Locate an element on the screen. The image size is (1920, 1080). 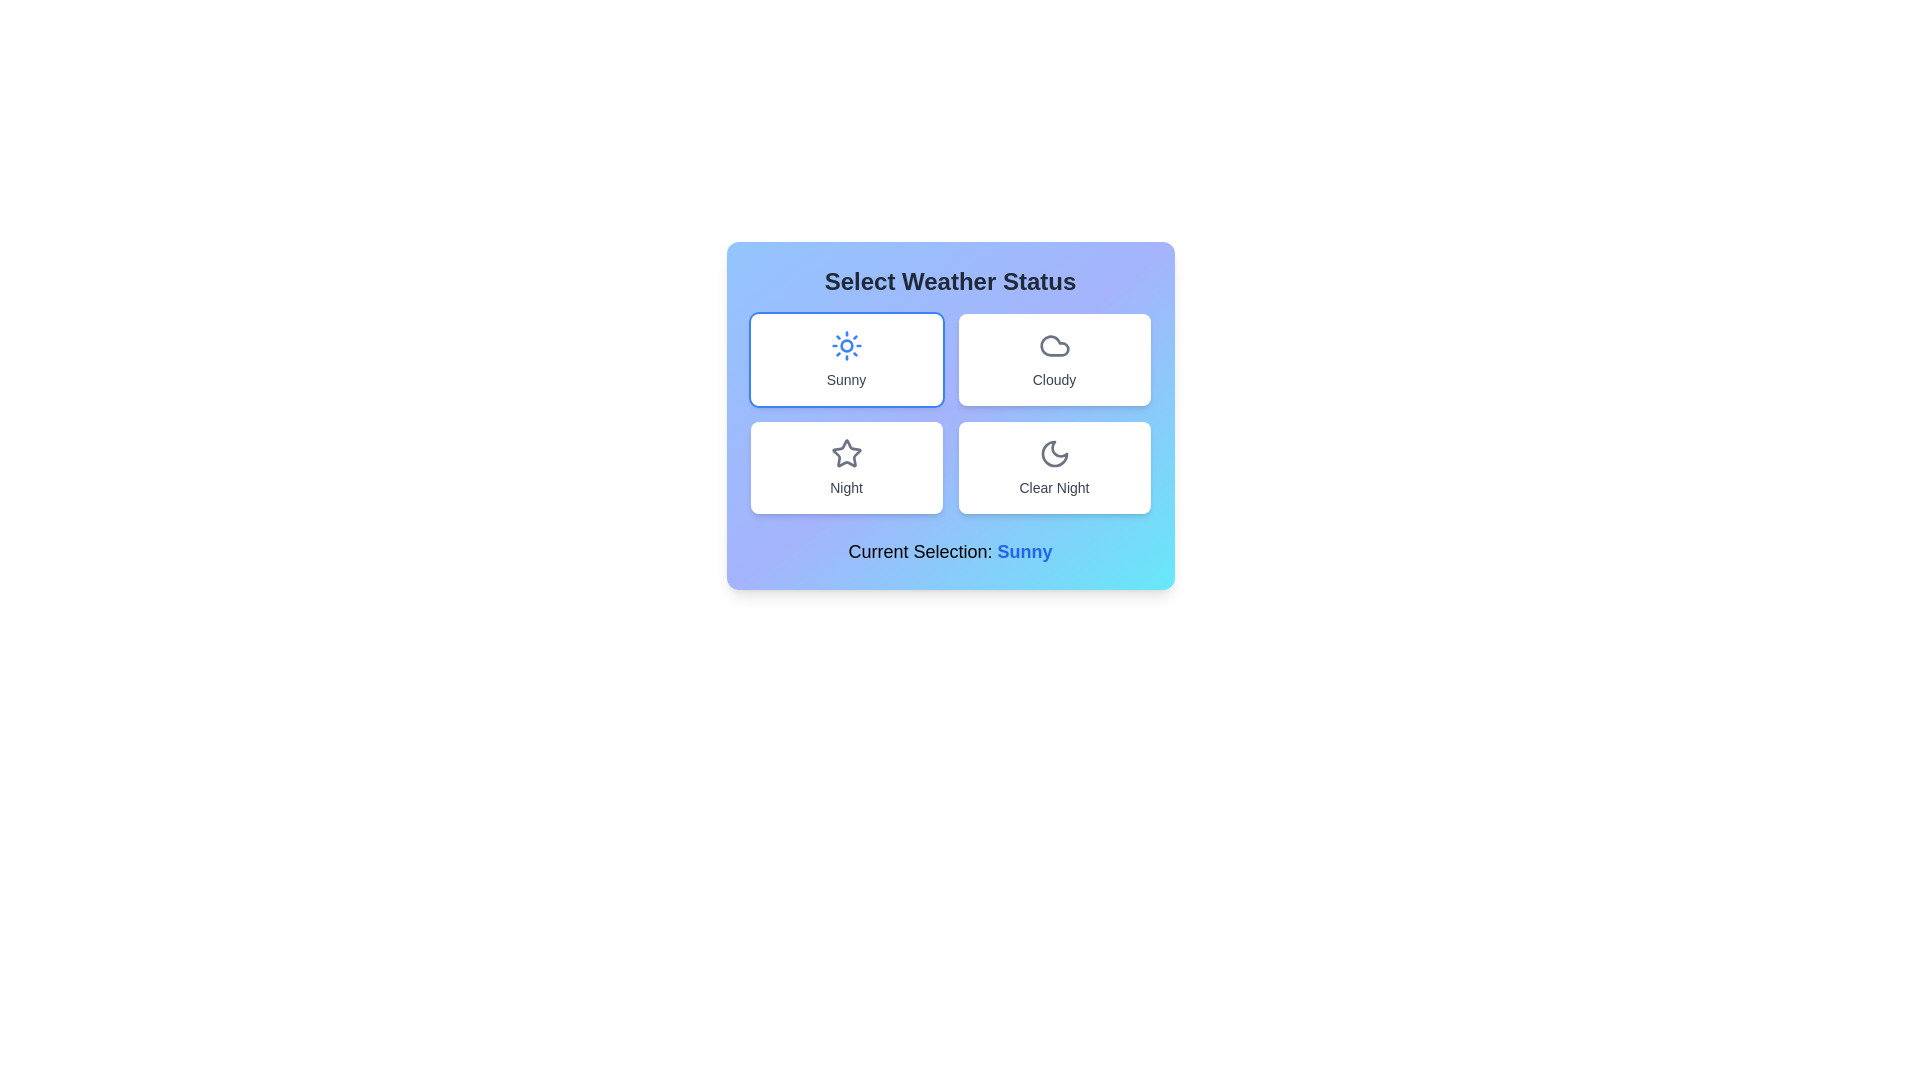
the 'Clear Night' text label, which indicates the weather condition and is located beneath the moon icon in the bottom-right option of the weather status selection grid is located at coordinates (1053, 488).